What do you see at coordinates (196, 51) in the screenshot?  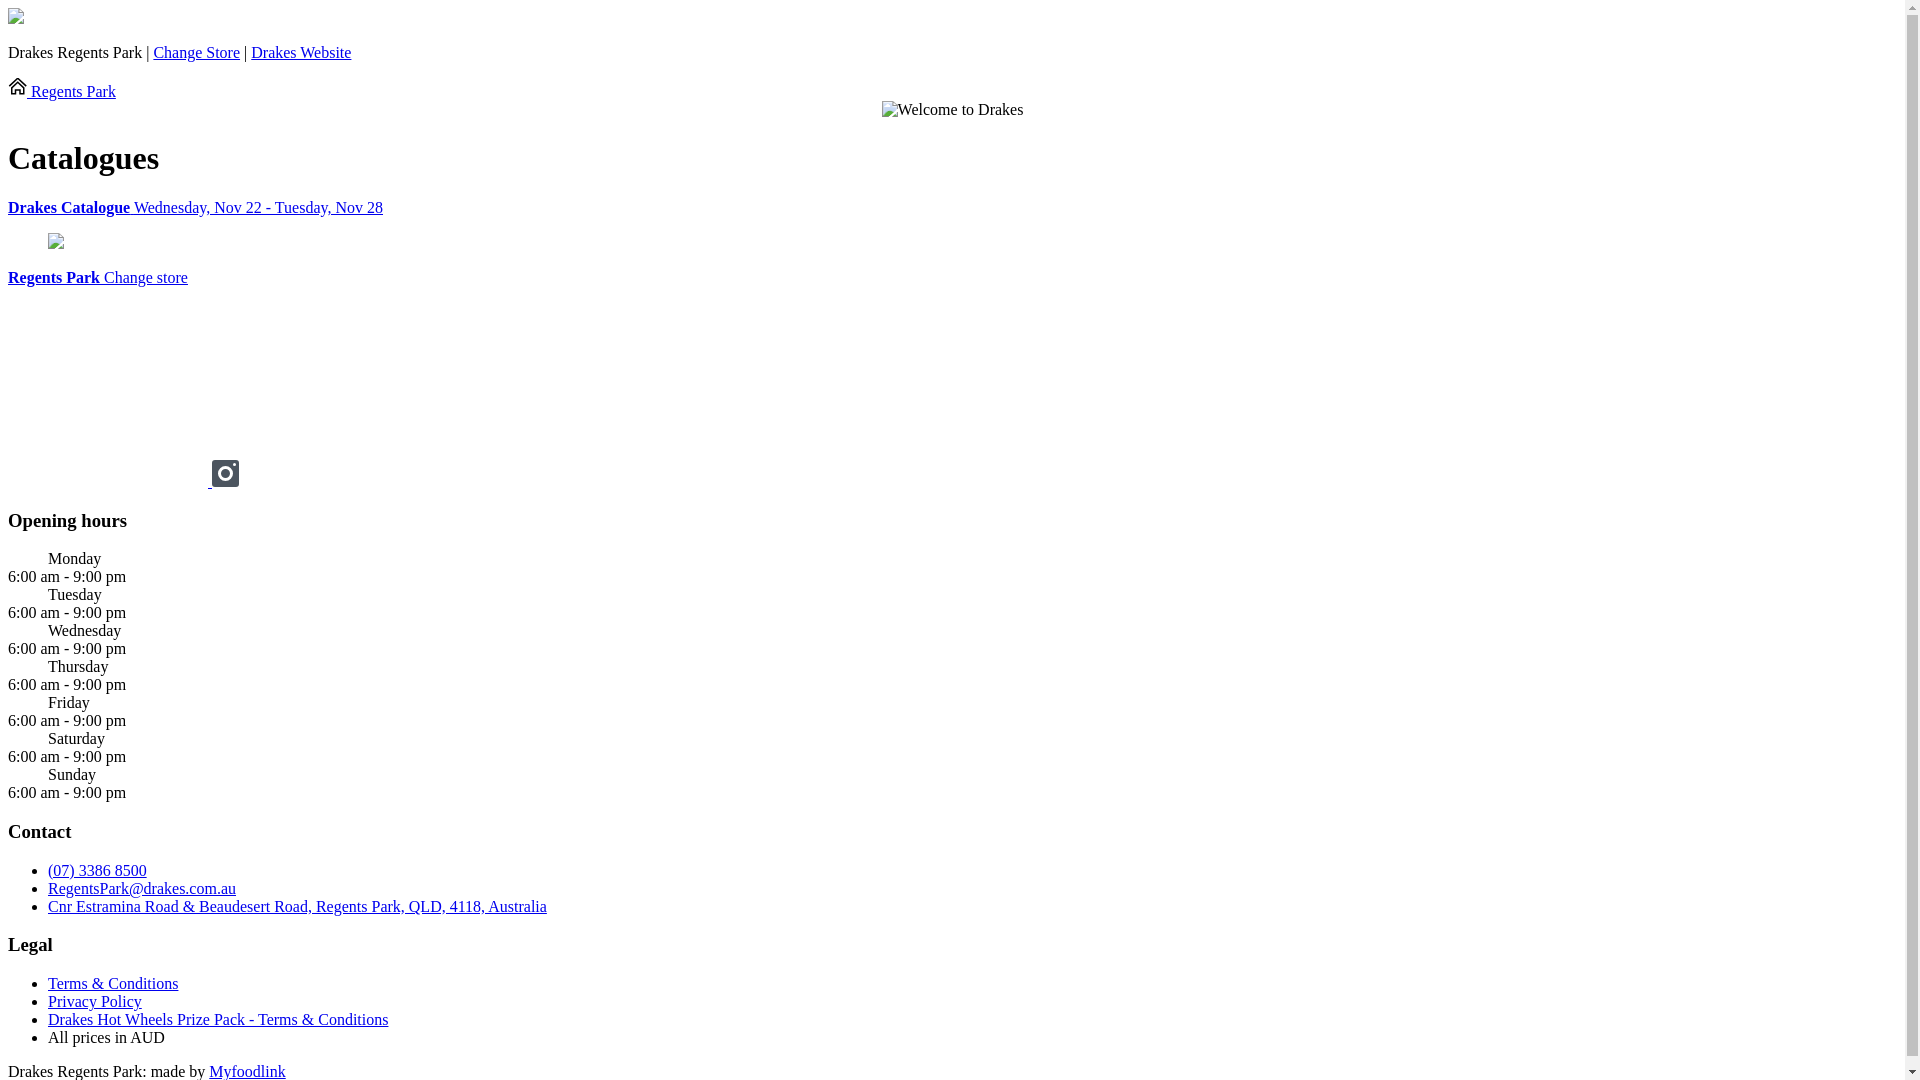 I see `'Change Store'` at bounding box center [196, 51].